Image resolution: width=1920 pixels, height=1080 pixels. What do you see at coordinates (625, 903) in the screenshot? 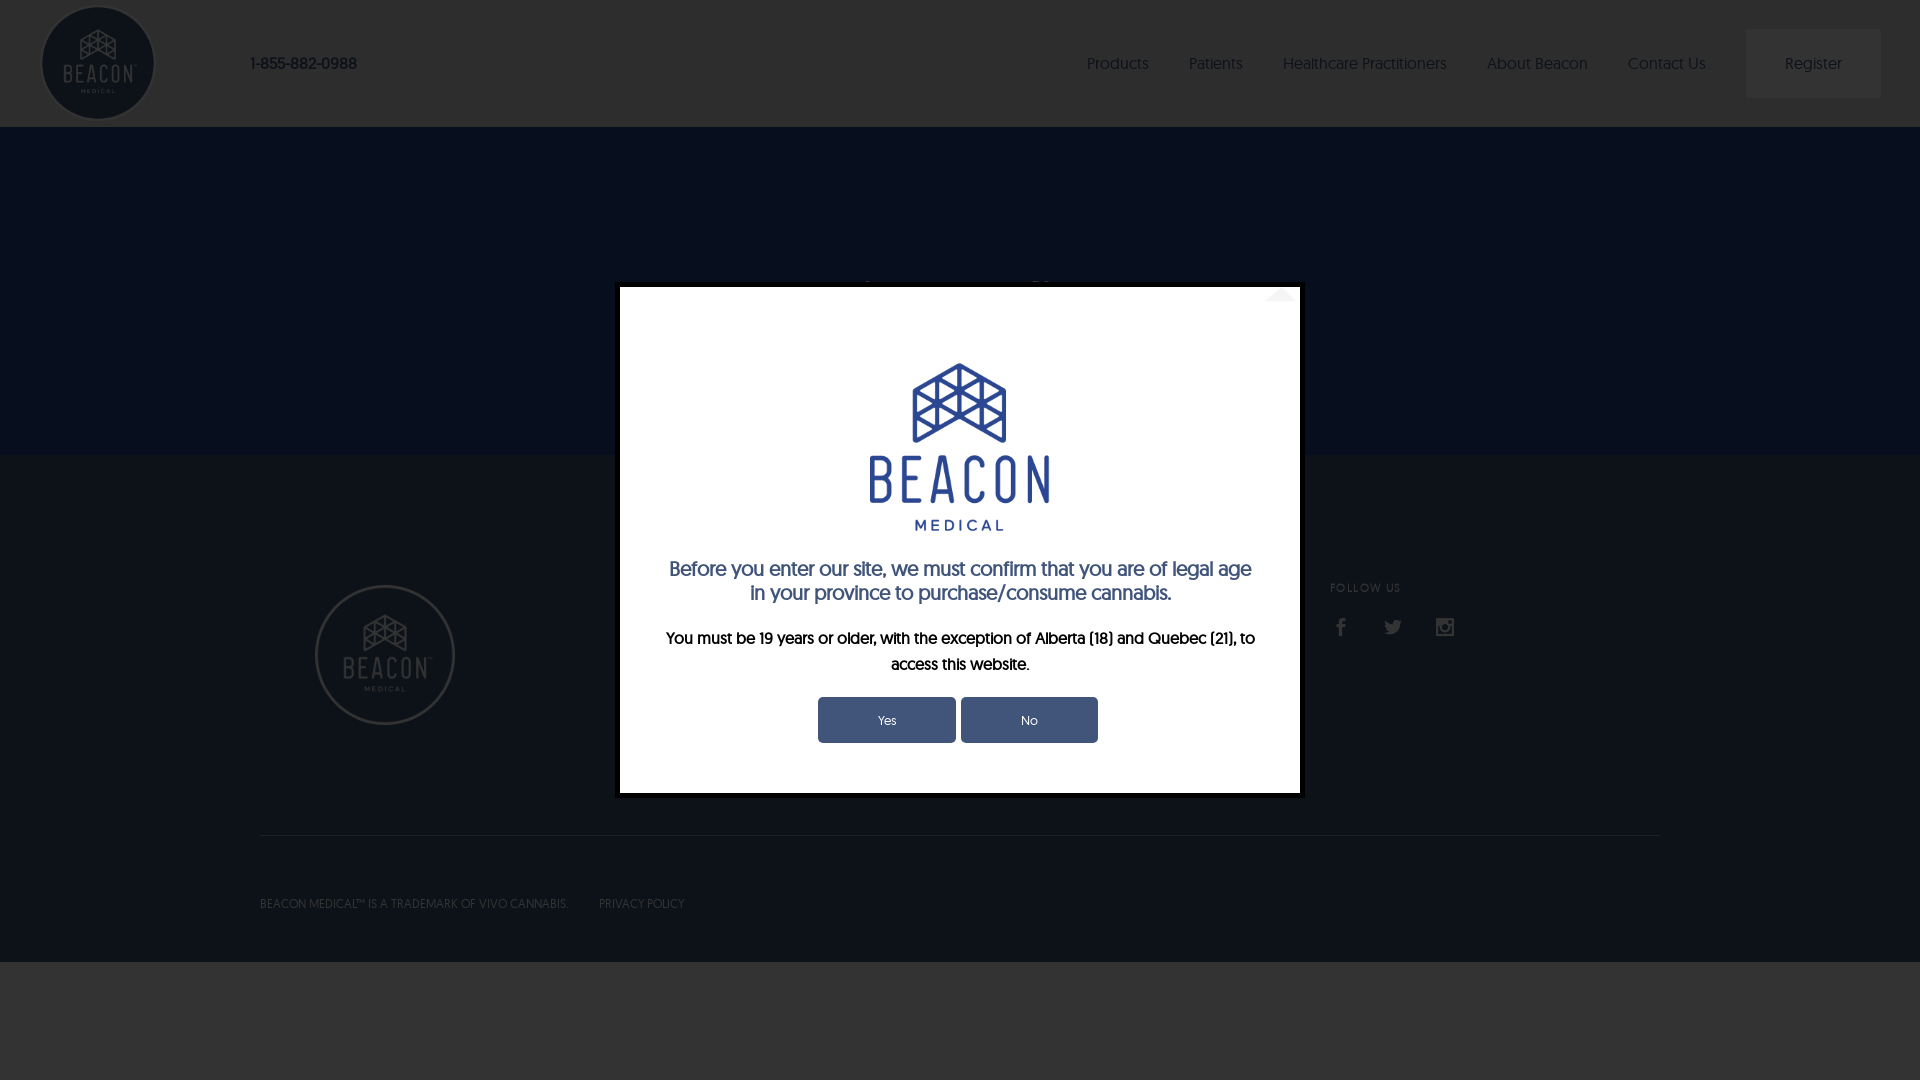
I see `'PRIVACY POLICY'` at bounding box center [625, 903].